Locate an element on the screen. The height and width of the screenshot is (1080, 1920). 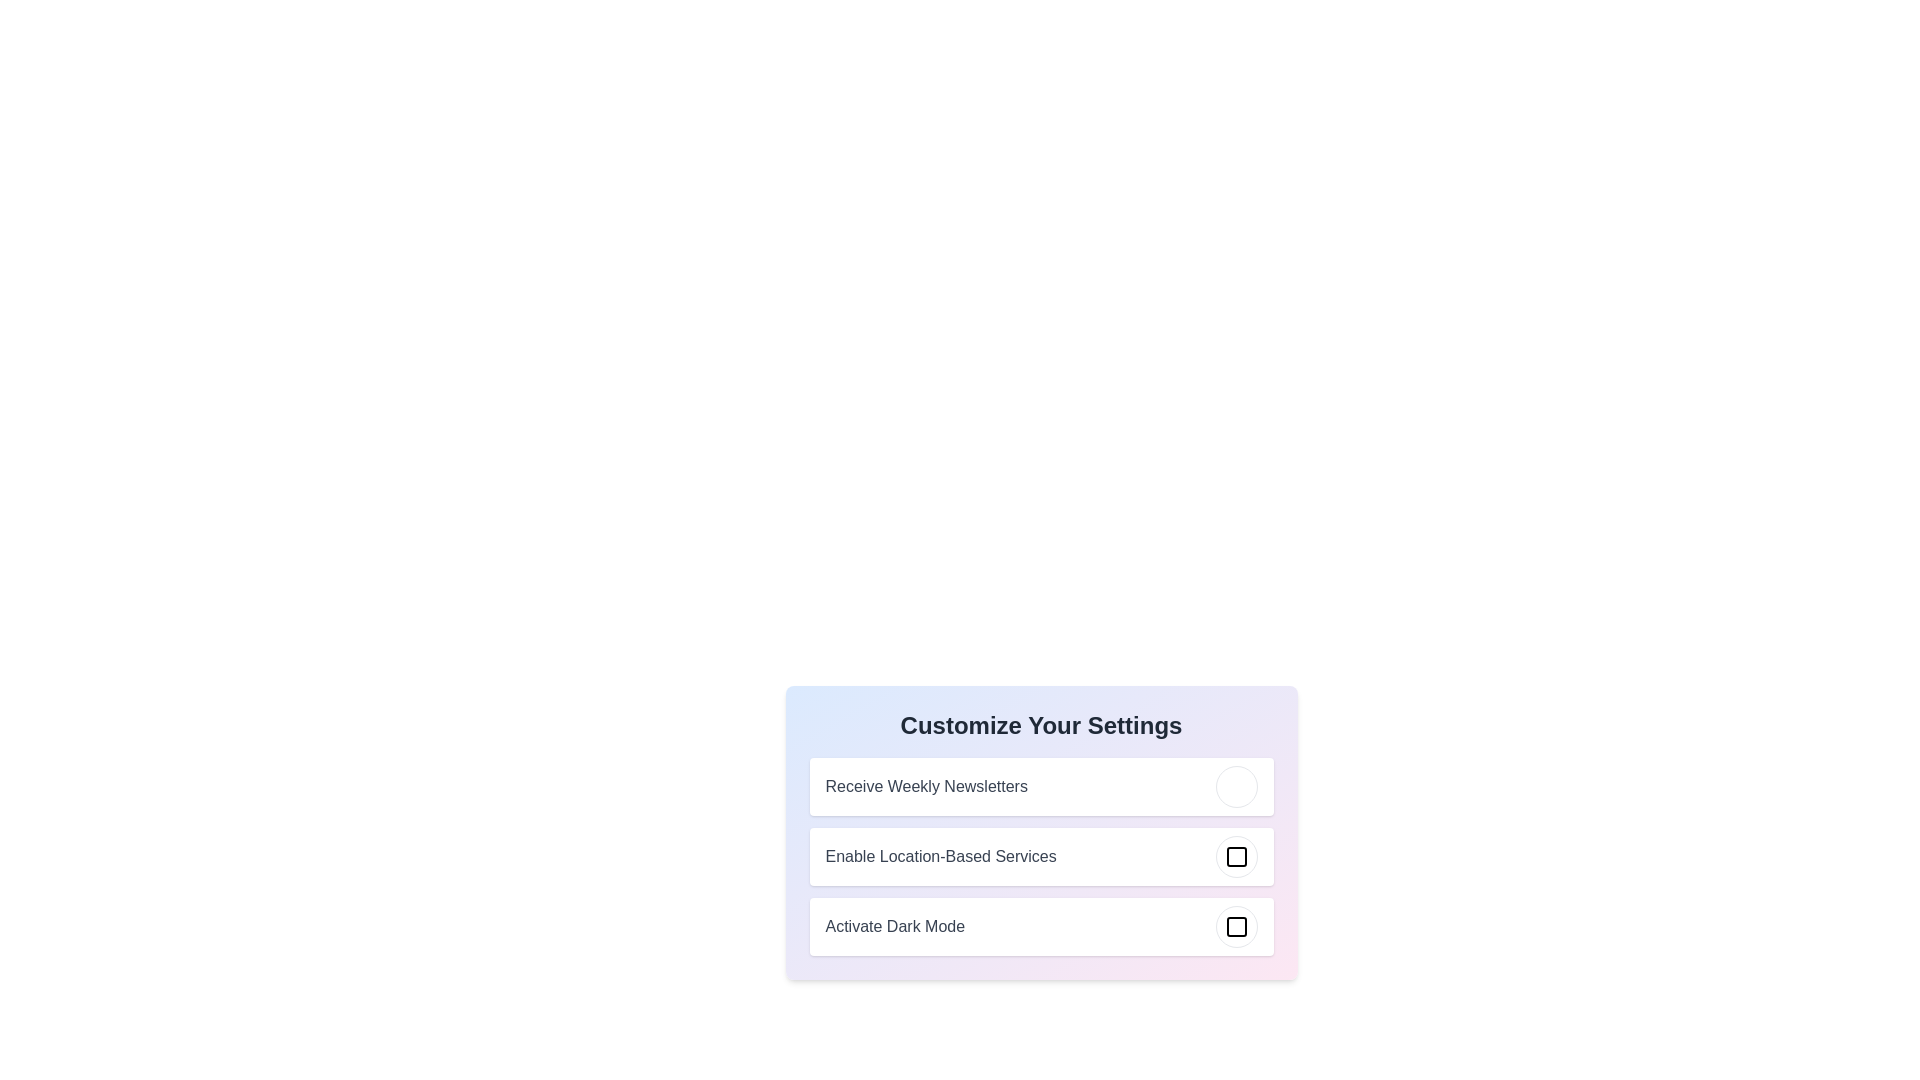
the text label describing the checkbox option for enabling location-based services, located in the middle row under the header 'Customize Your Settings' is located at coordinates (940, 855).